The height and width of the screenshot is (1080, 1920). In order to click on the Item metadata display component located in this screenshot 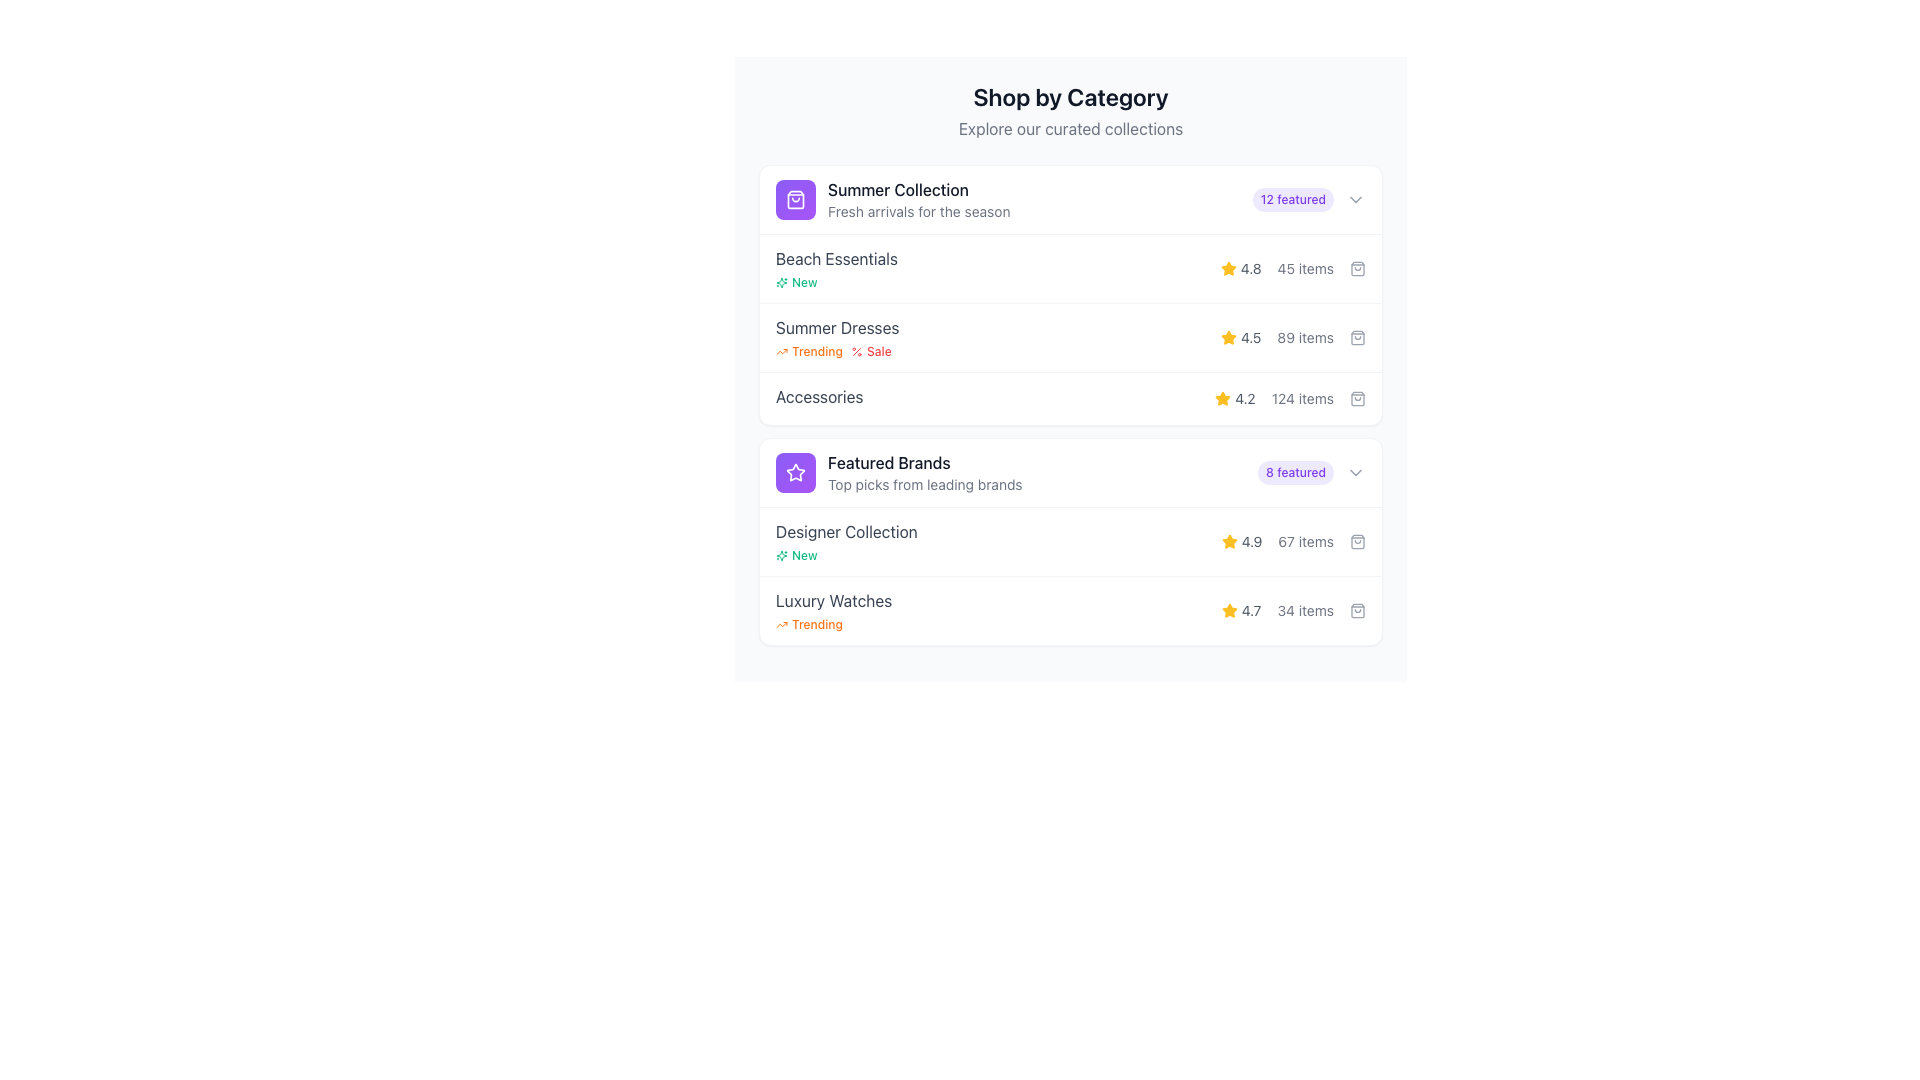, I will do `click(1290, 398)`.